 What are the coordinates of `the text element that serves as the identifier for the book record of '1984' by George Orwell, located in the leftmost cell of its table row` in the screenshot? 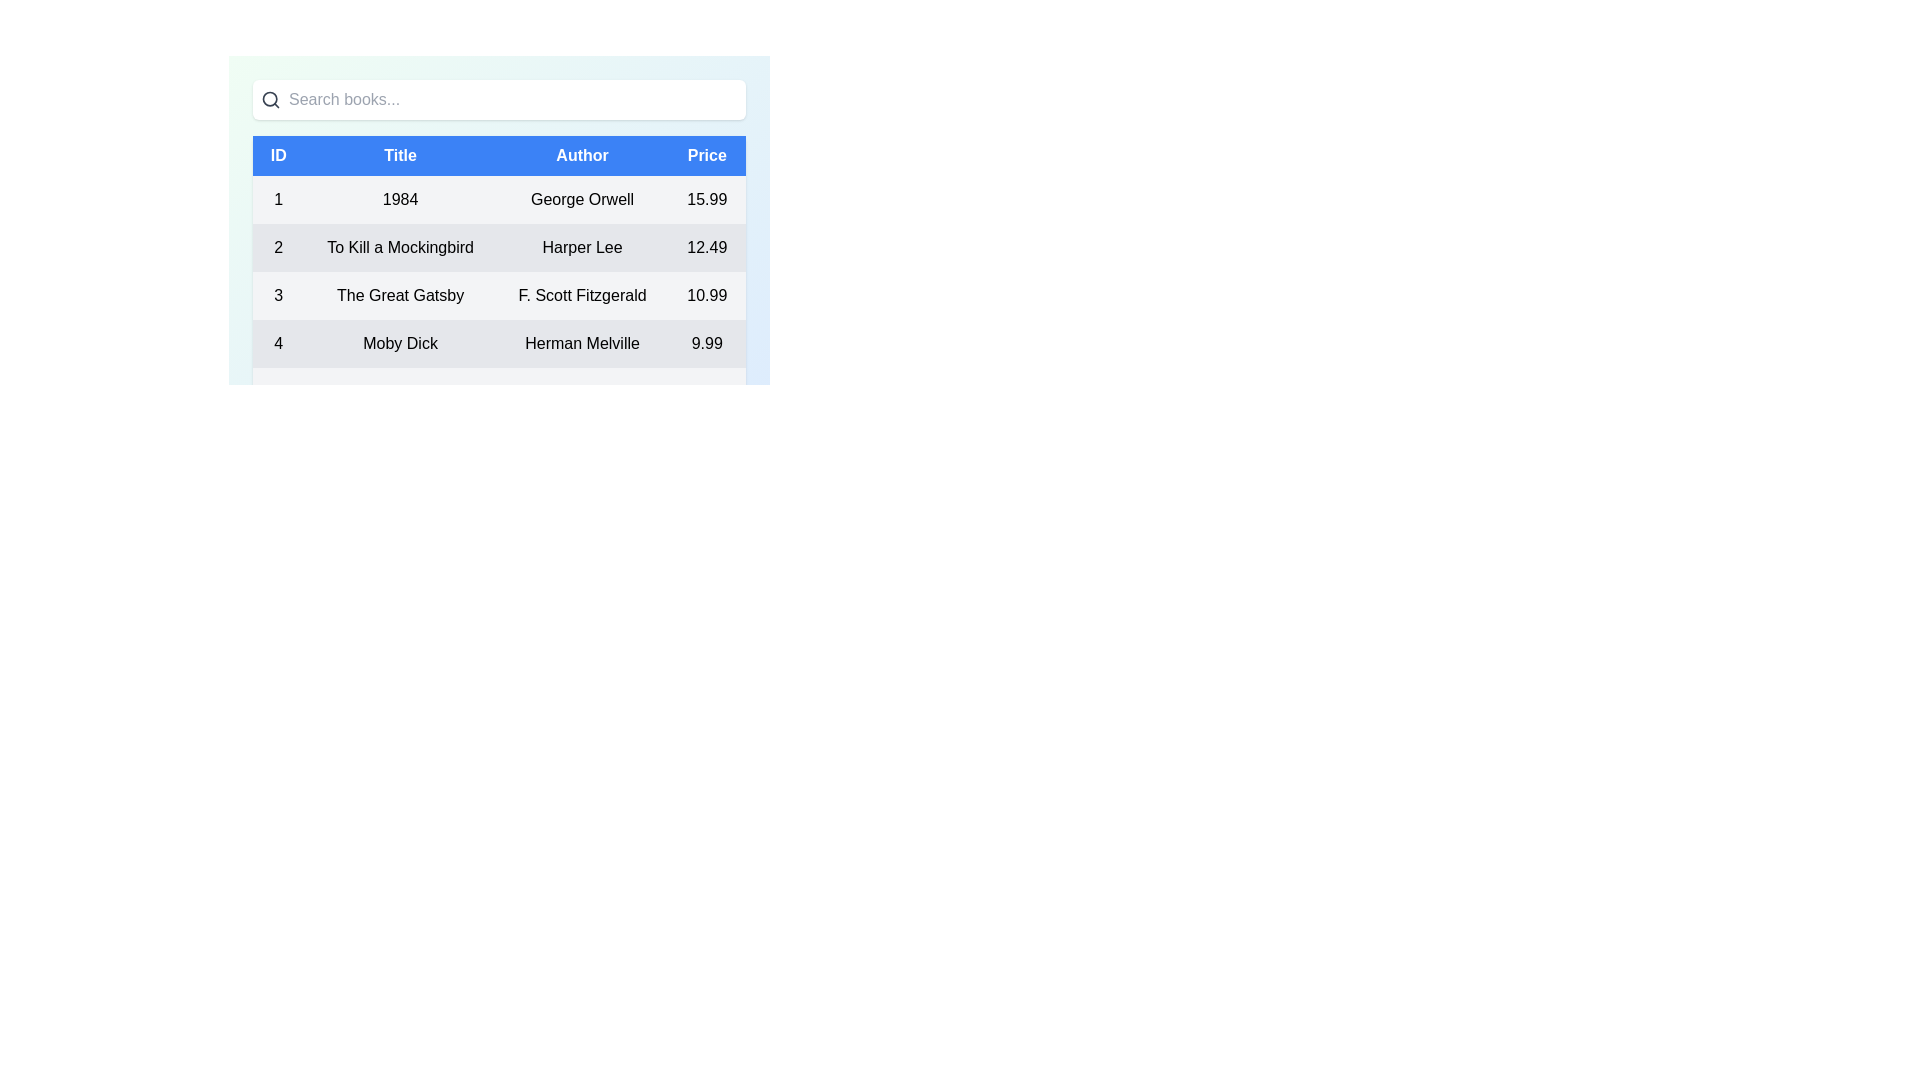 It's located at (277, 200).